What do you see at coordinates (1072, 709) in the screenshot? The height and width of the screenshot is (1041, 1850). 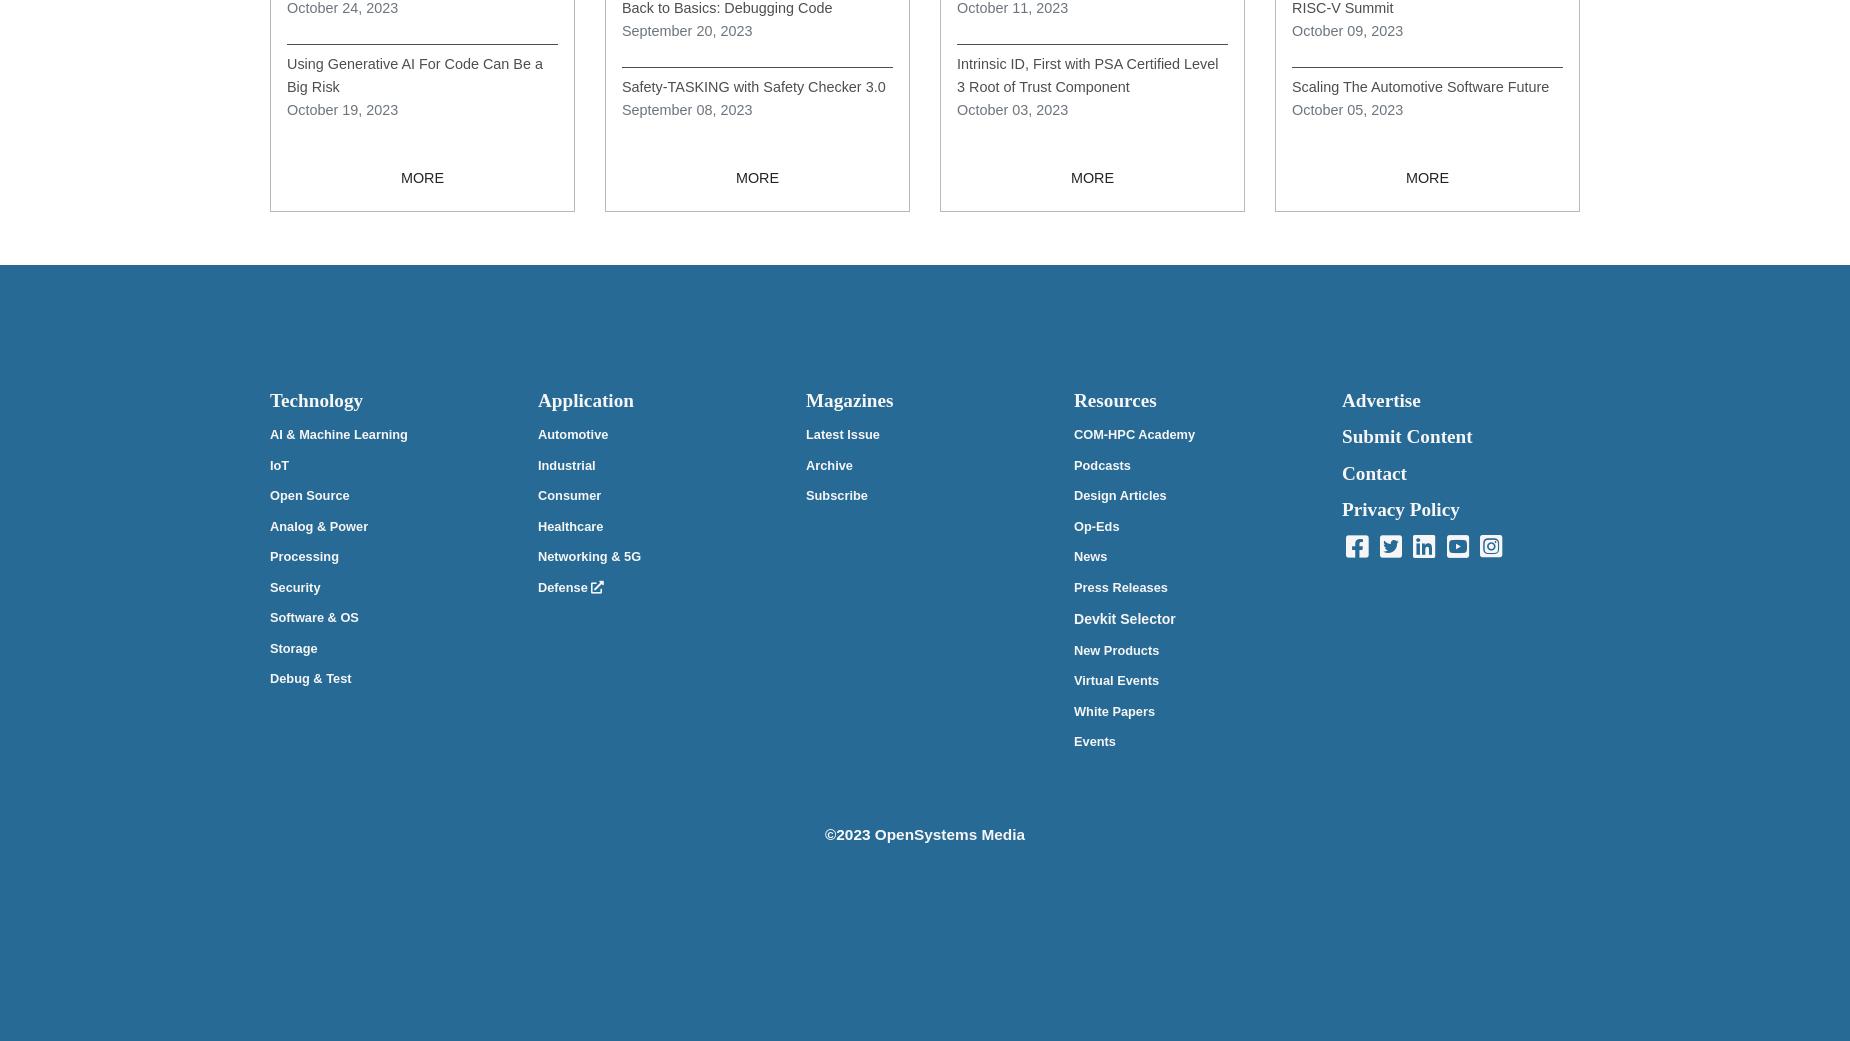 I see `'White Papers'` at bounding box center [1072, 709].